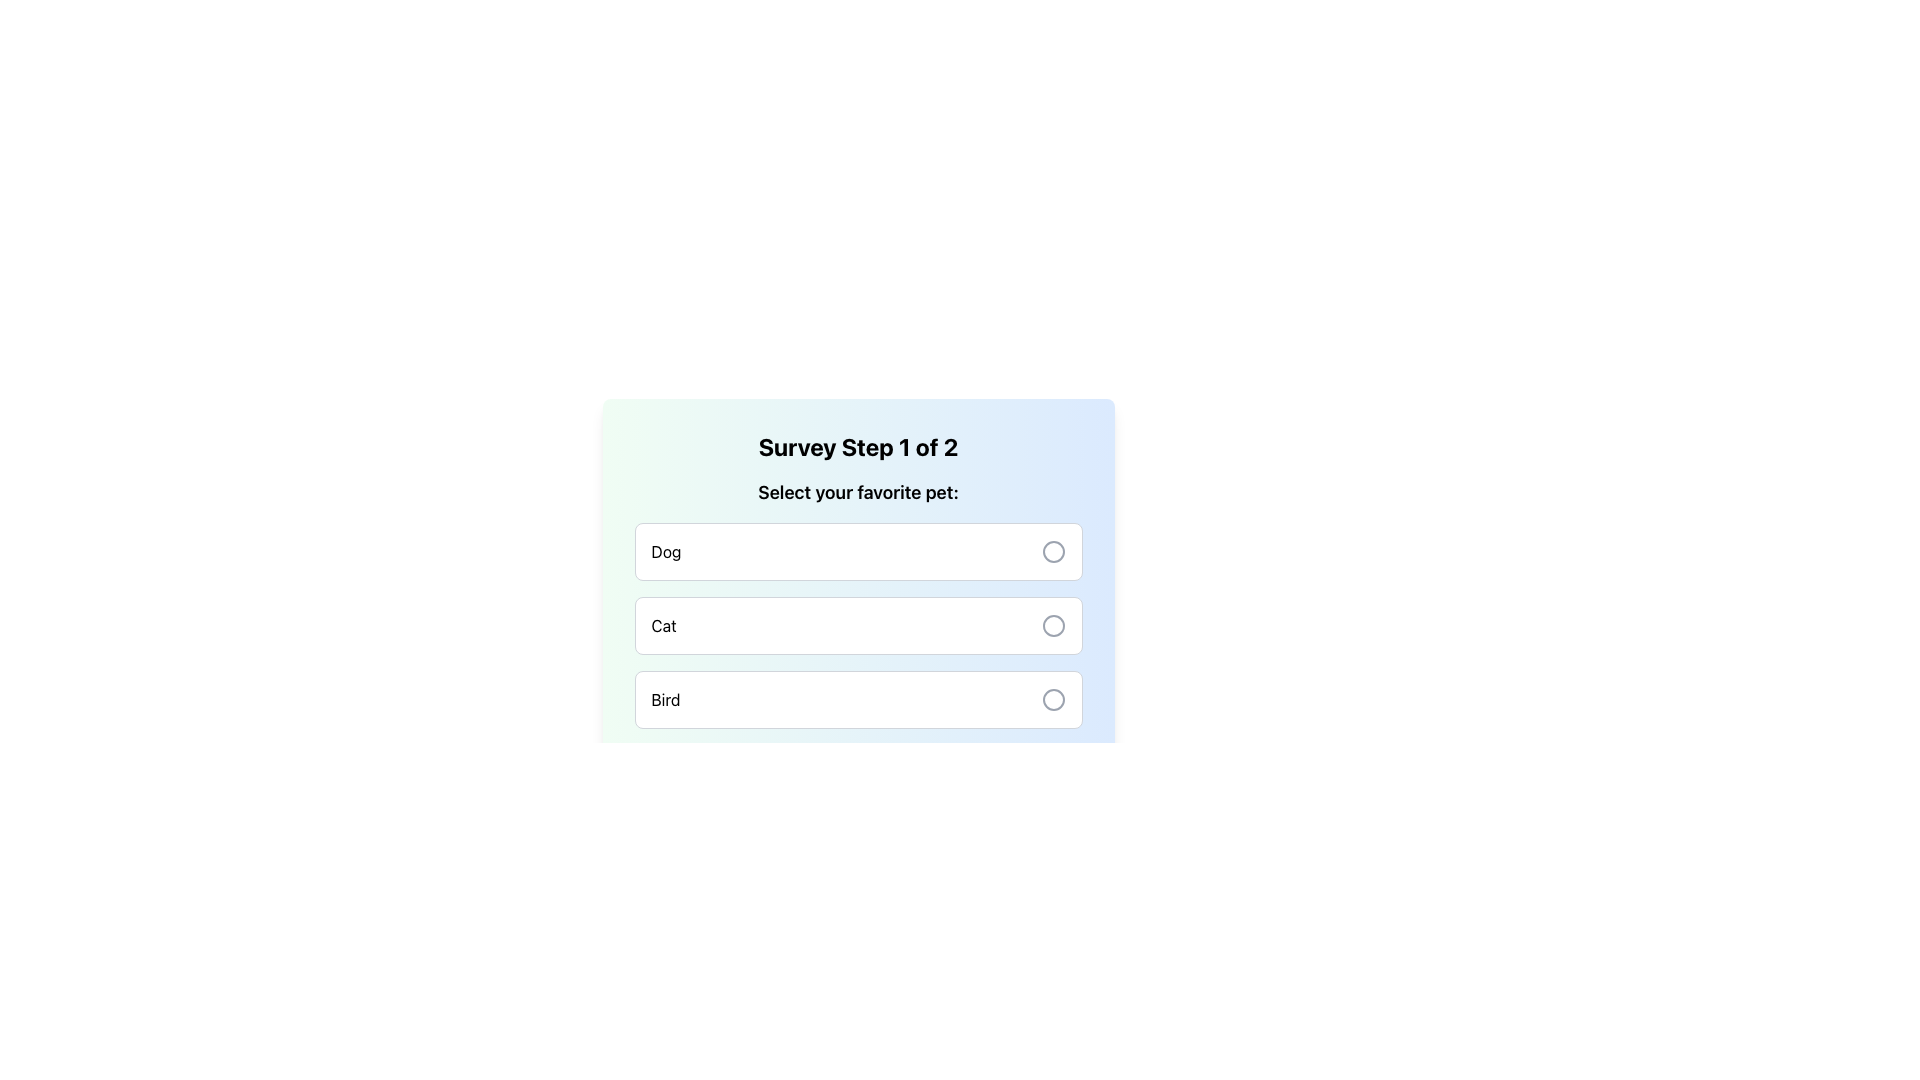 The width and height of the screenshot is (1920, 1080). Describe the element at coordinates (666, 551) in the screenshot. I see `'Dog' label text that serves as a description for the first survey option, indicating the user's choice for 'Dog'` at that location.